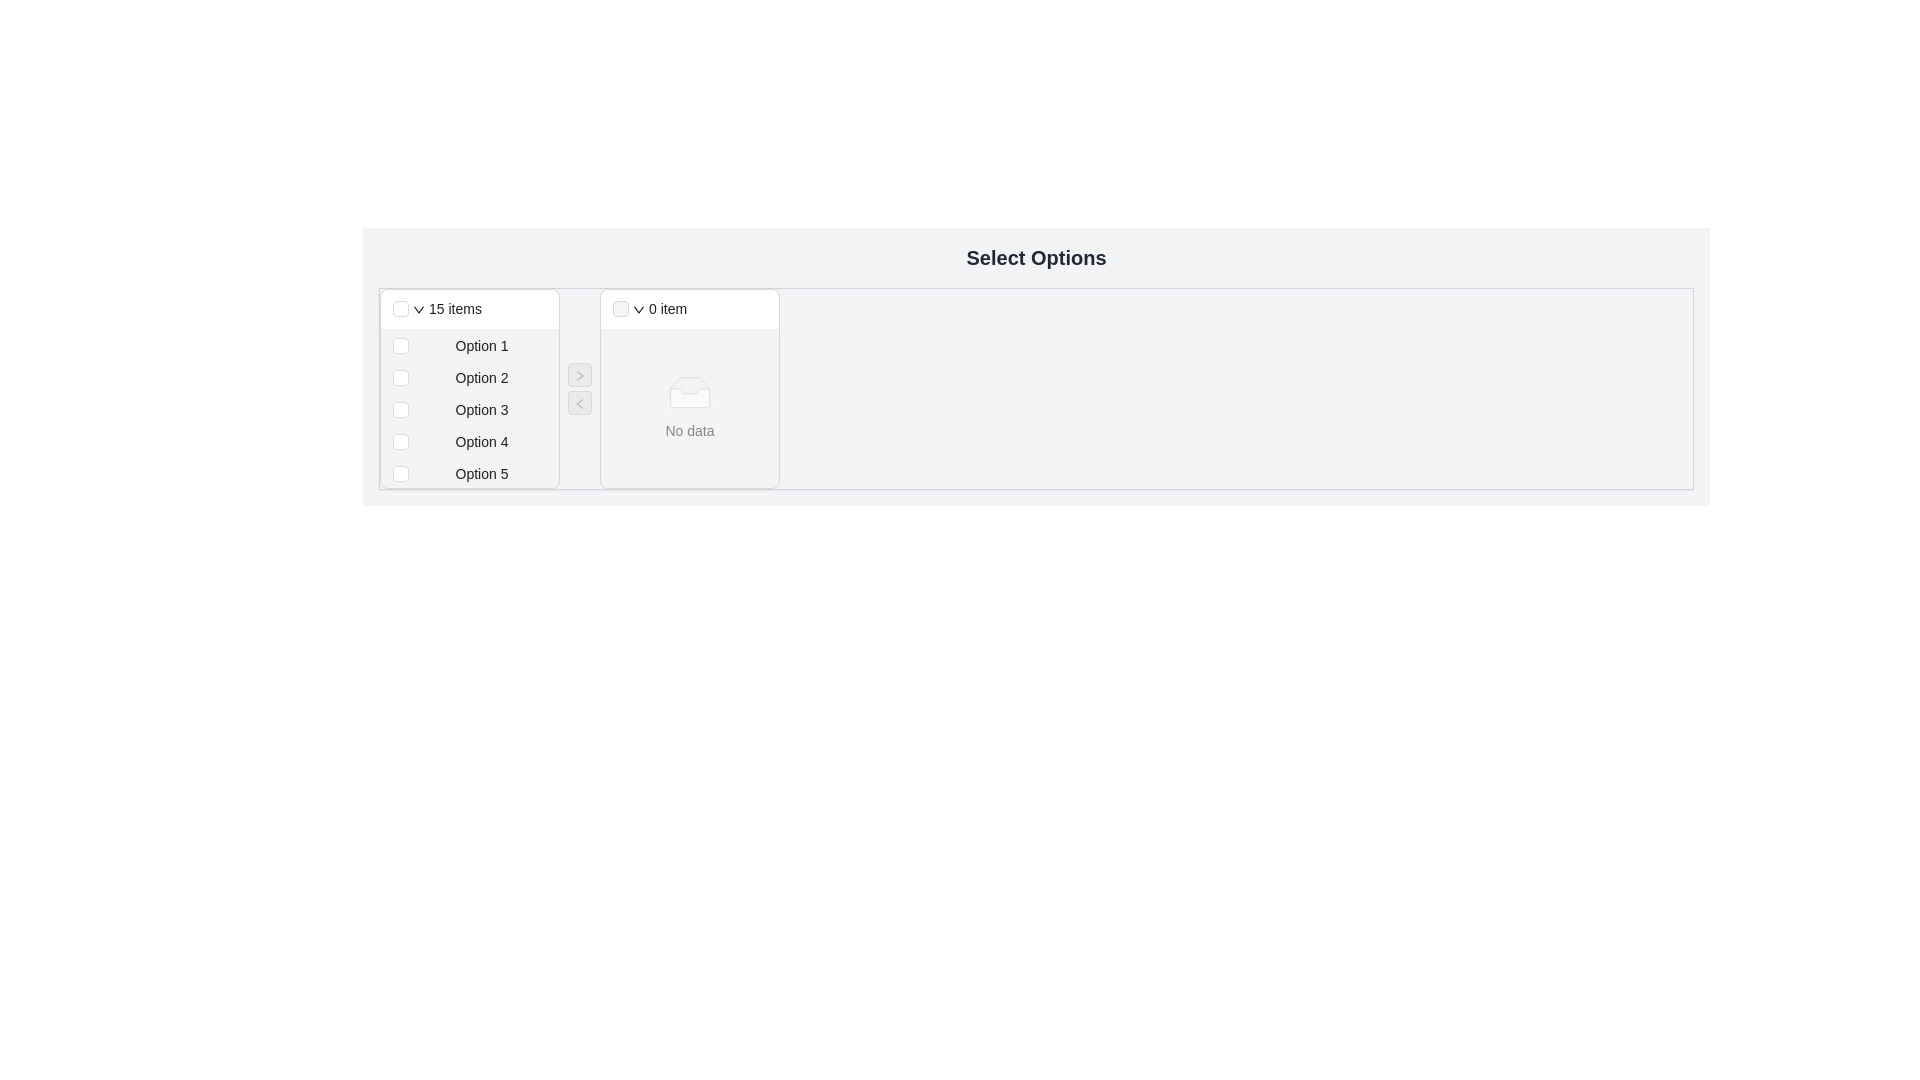 The image size is (1920, 1080). I want to click on the checkbox associated with 'Option 5' in the vertical list, so click(469, 474).